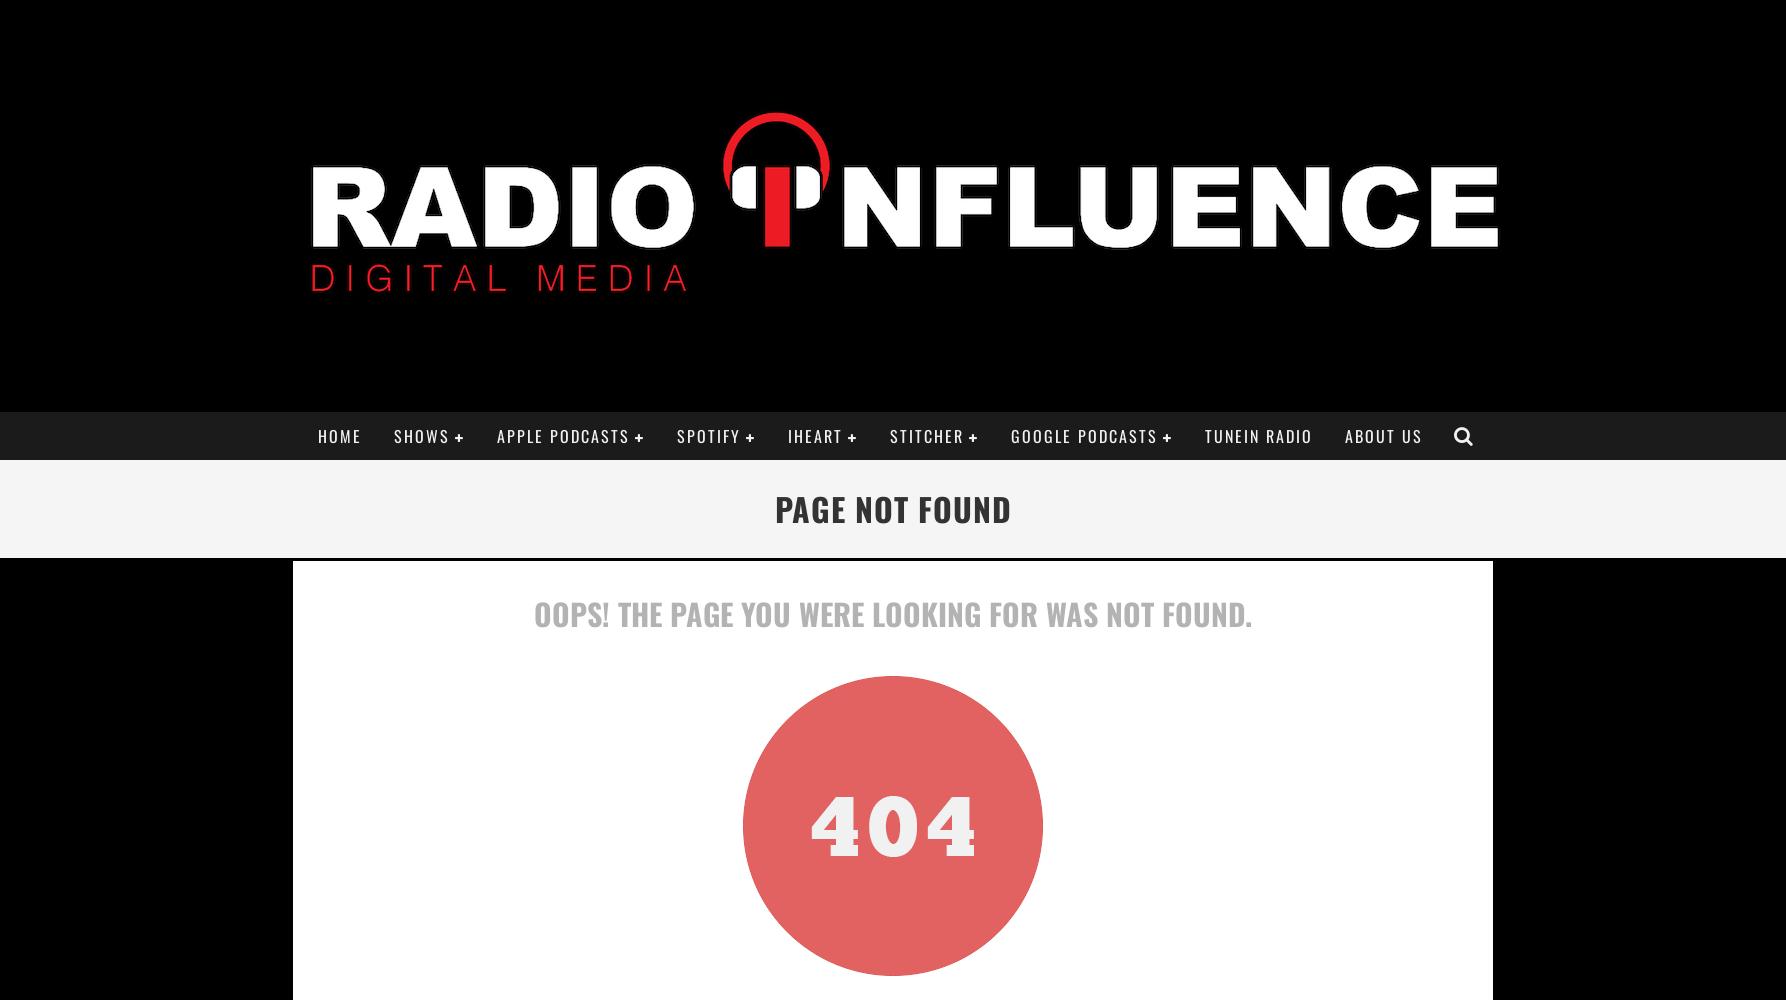 The height and width of the screenshot is (1000, 1786). Describe the element at coordinates (1258, 436) in the screenshot. I see `'TuneIn Radio'` at that location.